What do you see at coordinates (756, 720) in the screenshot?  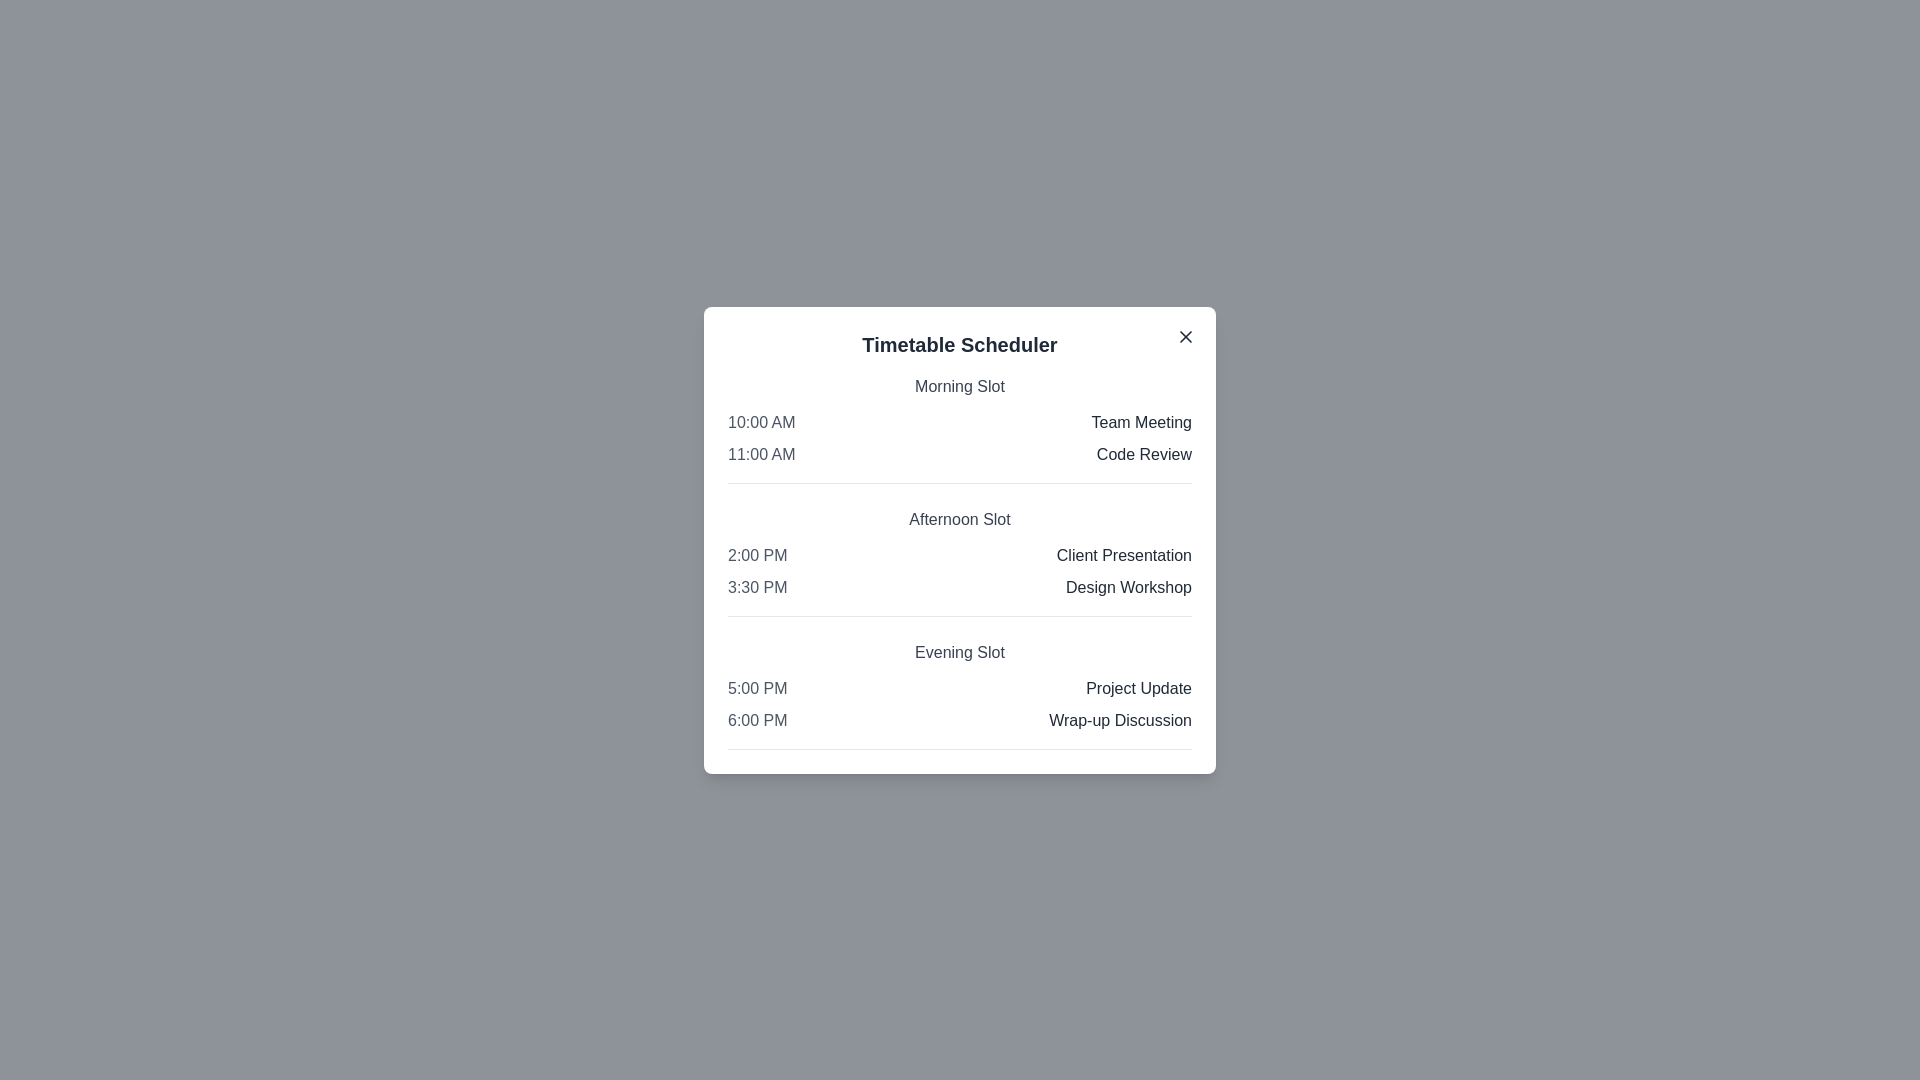 I see `the event time 6:00 PM to select it` at bounding box center [756, 720].